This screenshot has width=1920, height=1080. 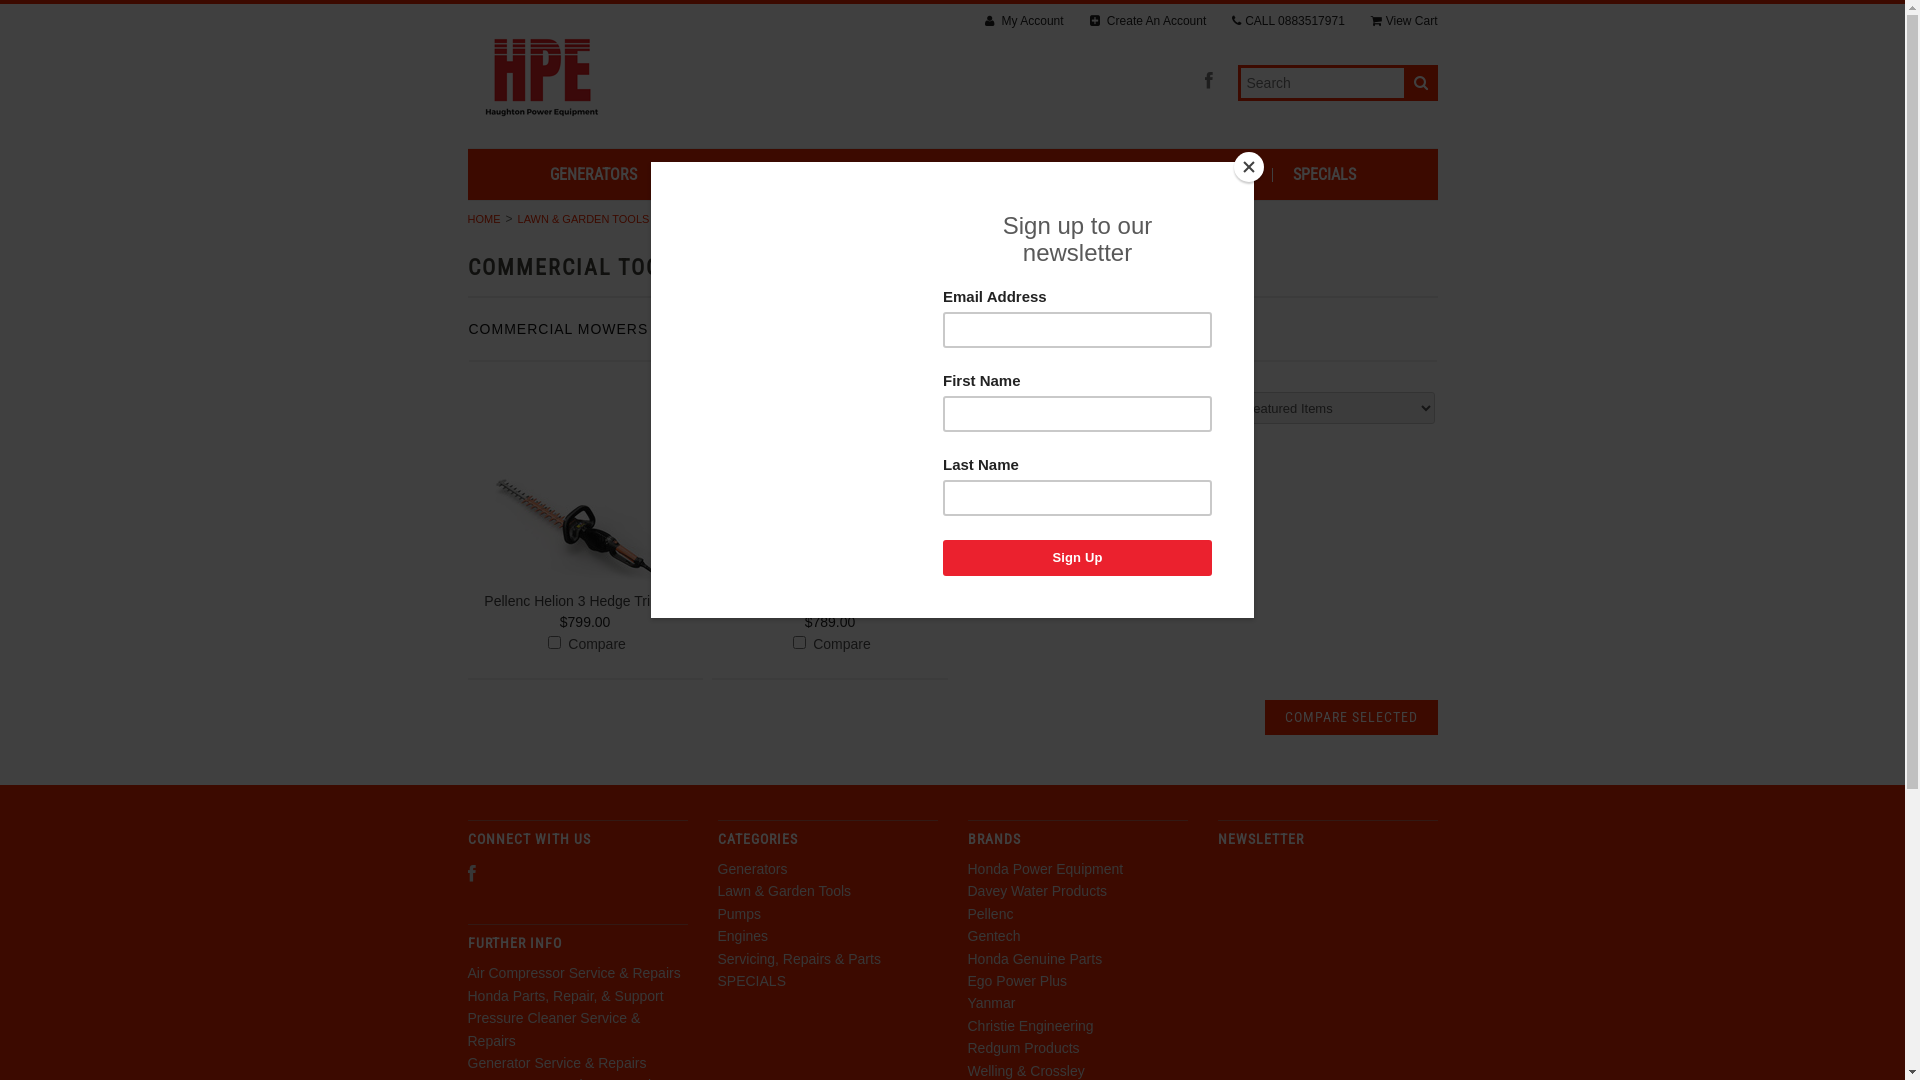 I want to click on 'Pumps', so click(x=738, y=914).